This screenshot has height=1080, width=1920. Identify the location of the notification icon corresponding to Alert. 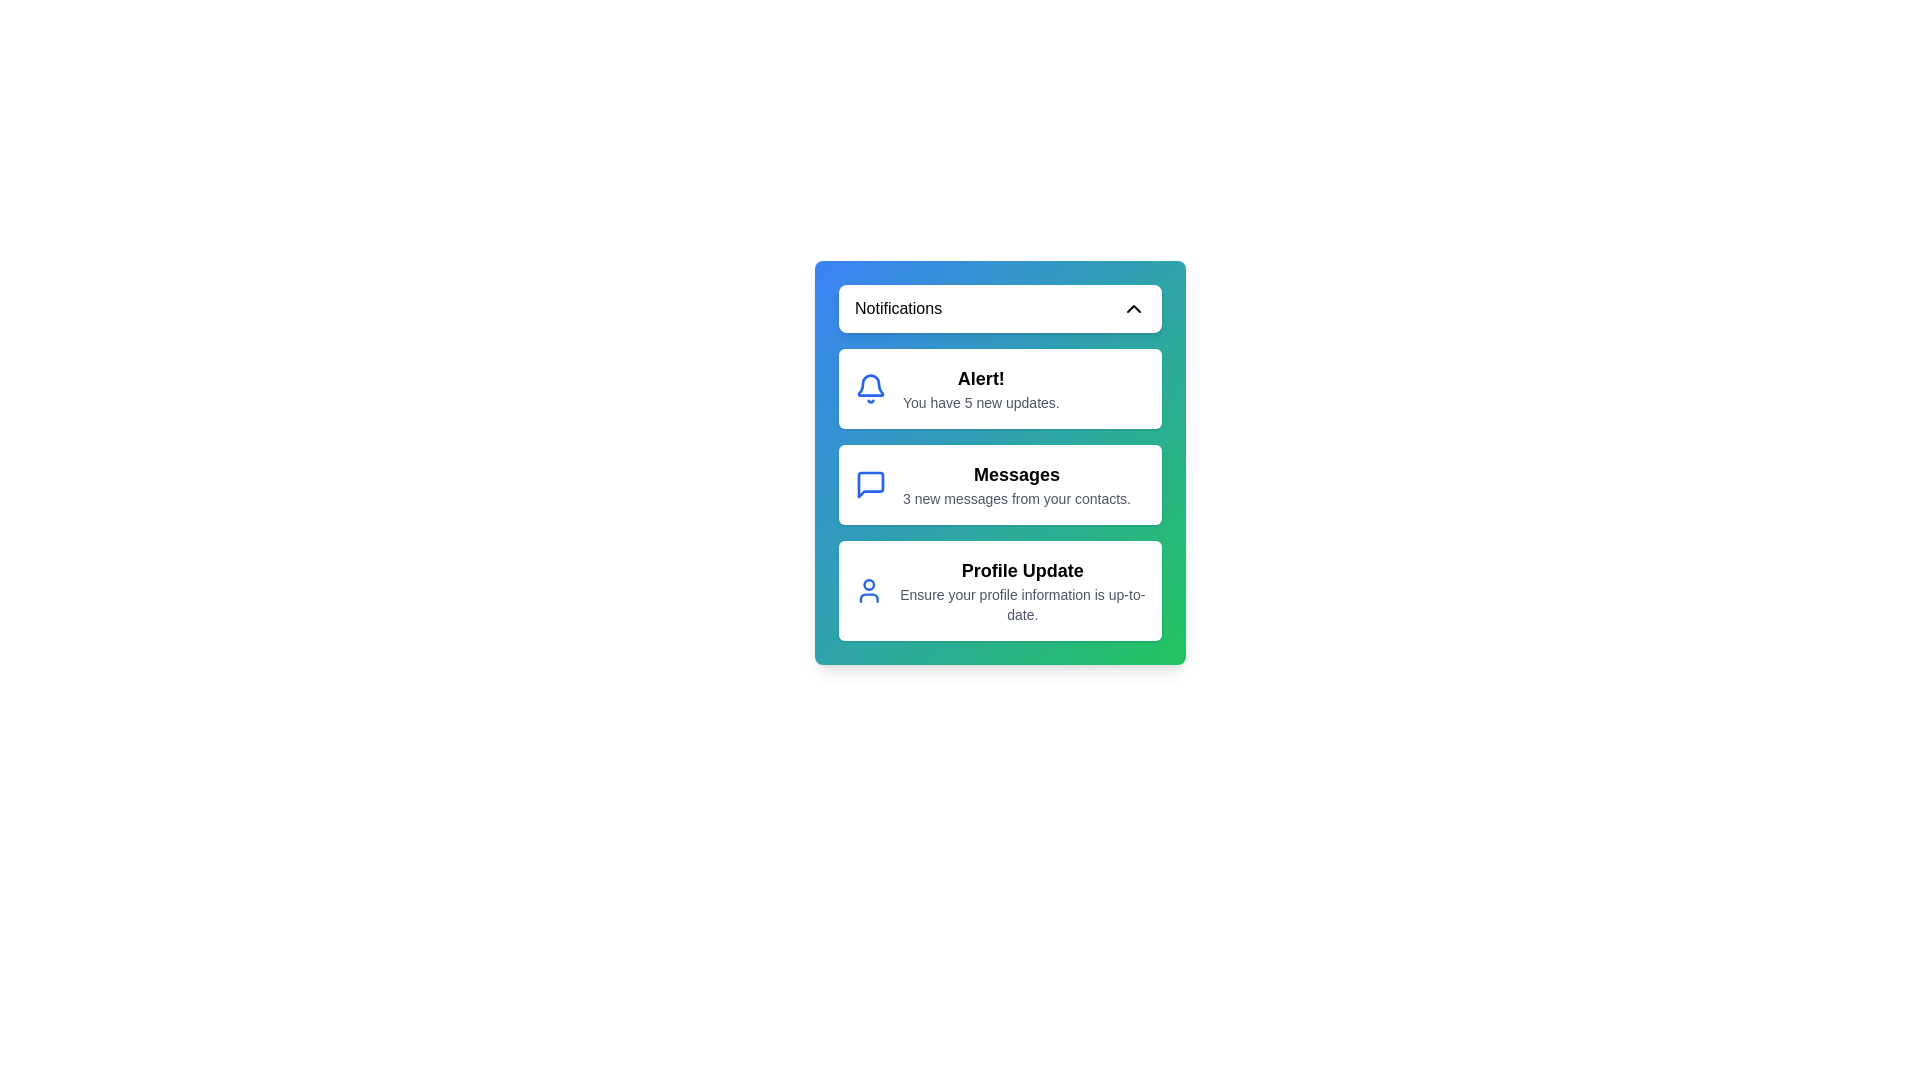
(870, 389).